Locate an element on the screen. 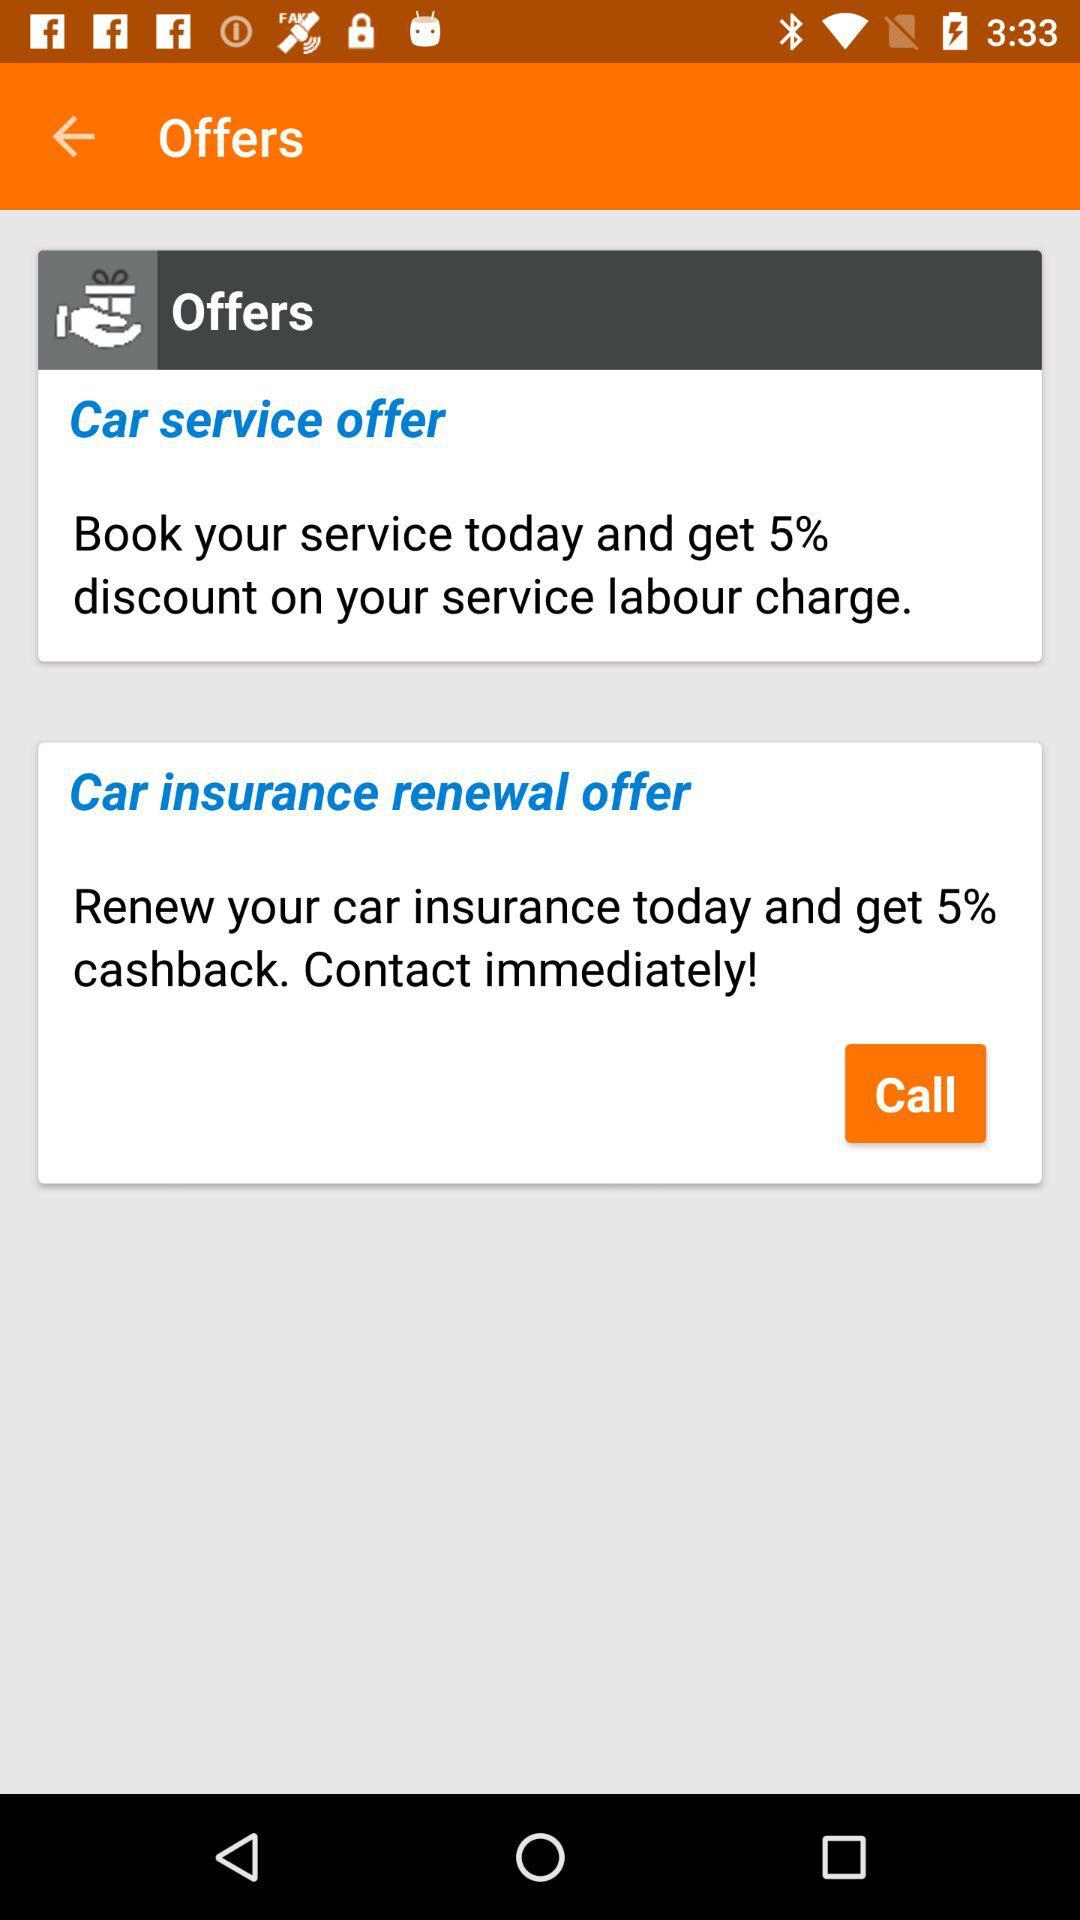 This screenshot has height=1920, width=1080. the icon to the left of offers is located at coordinates (72, 135).